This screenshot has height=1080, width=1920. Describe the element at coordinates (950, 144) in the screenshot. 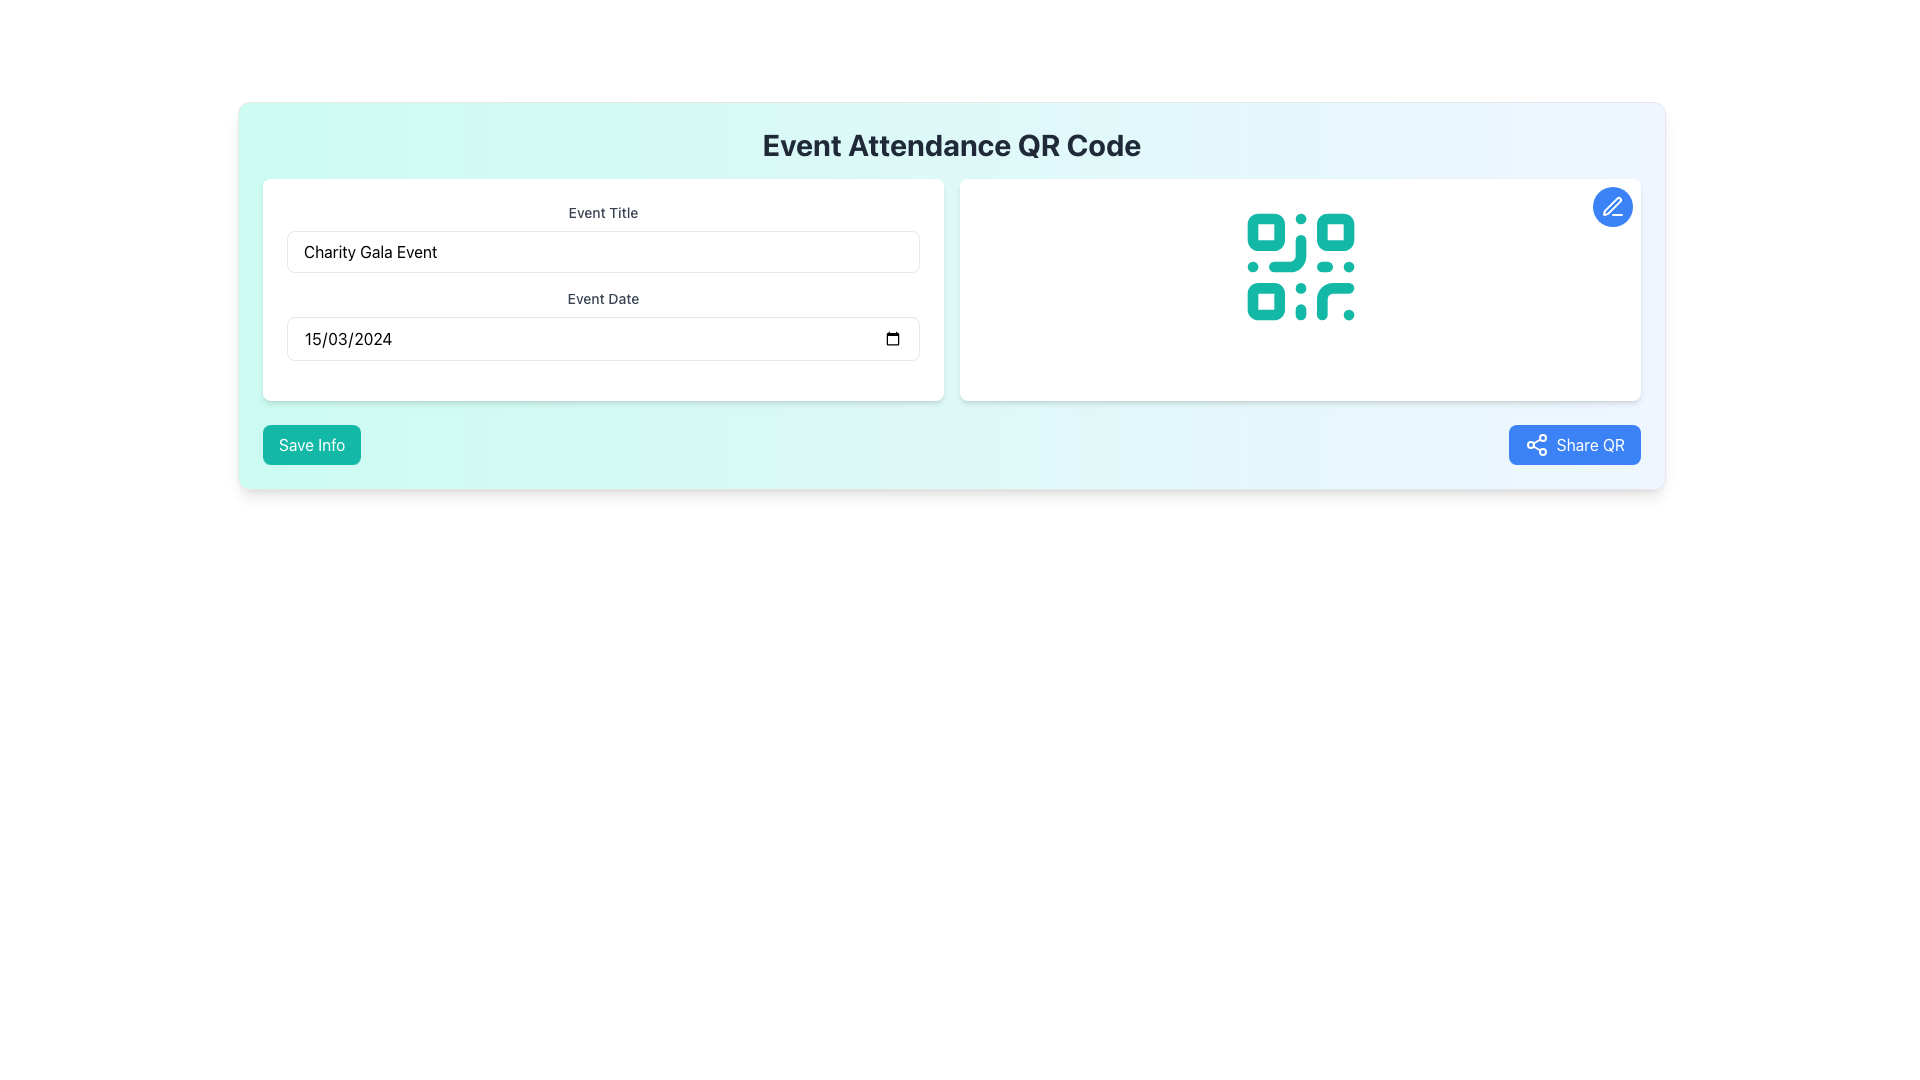

I see `the 'Event Attendance QR Code' static text element to read the text` at that location.